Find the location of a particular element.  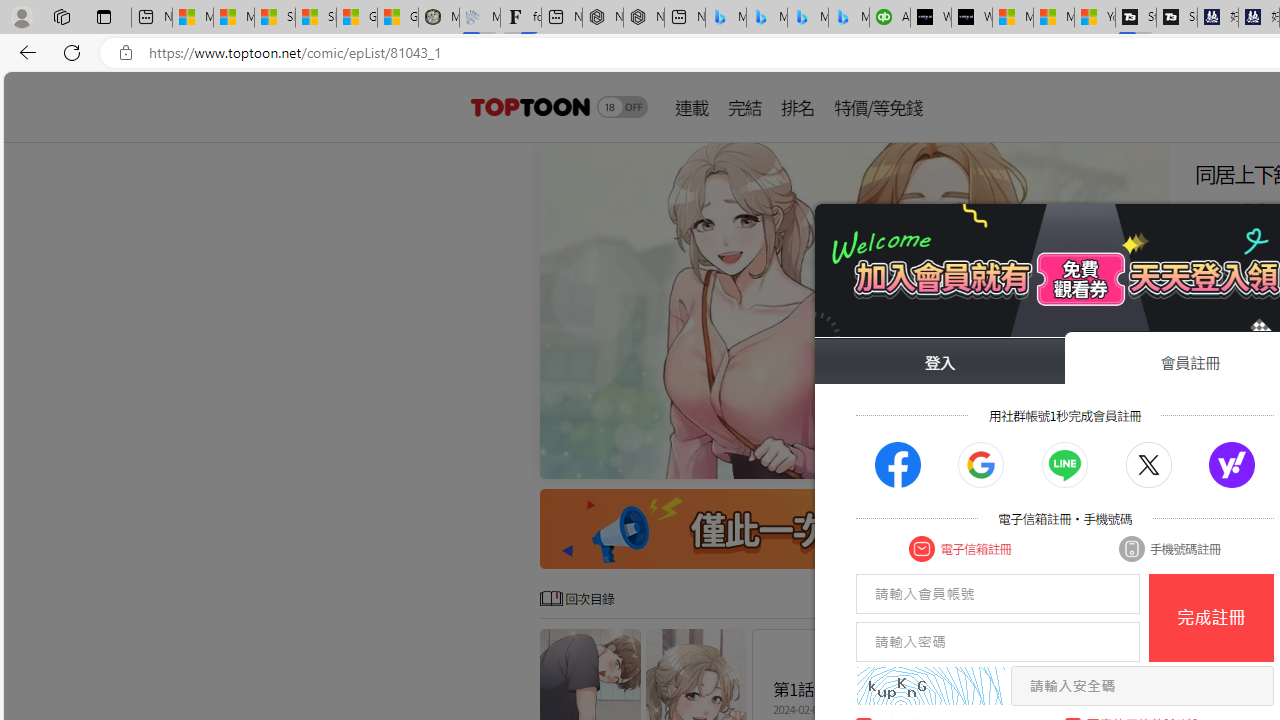

'Tab actions menu' is located at coordinates (103, 16).